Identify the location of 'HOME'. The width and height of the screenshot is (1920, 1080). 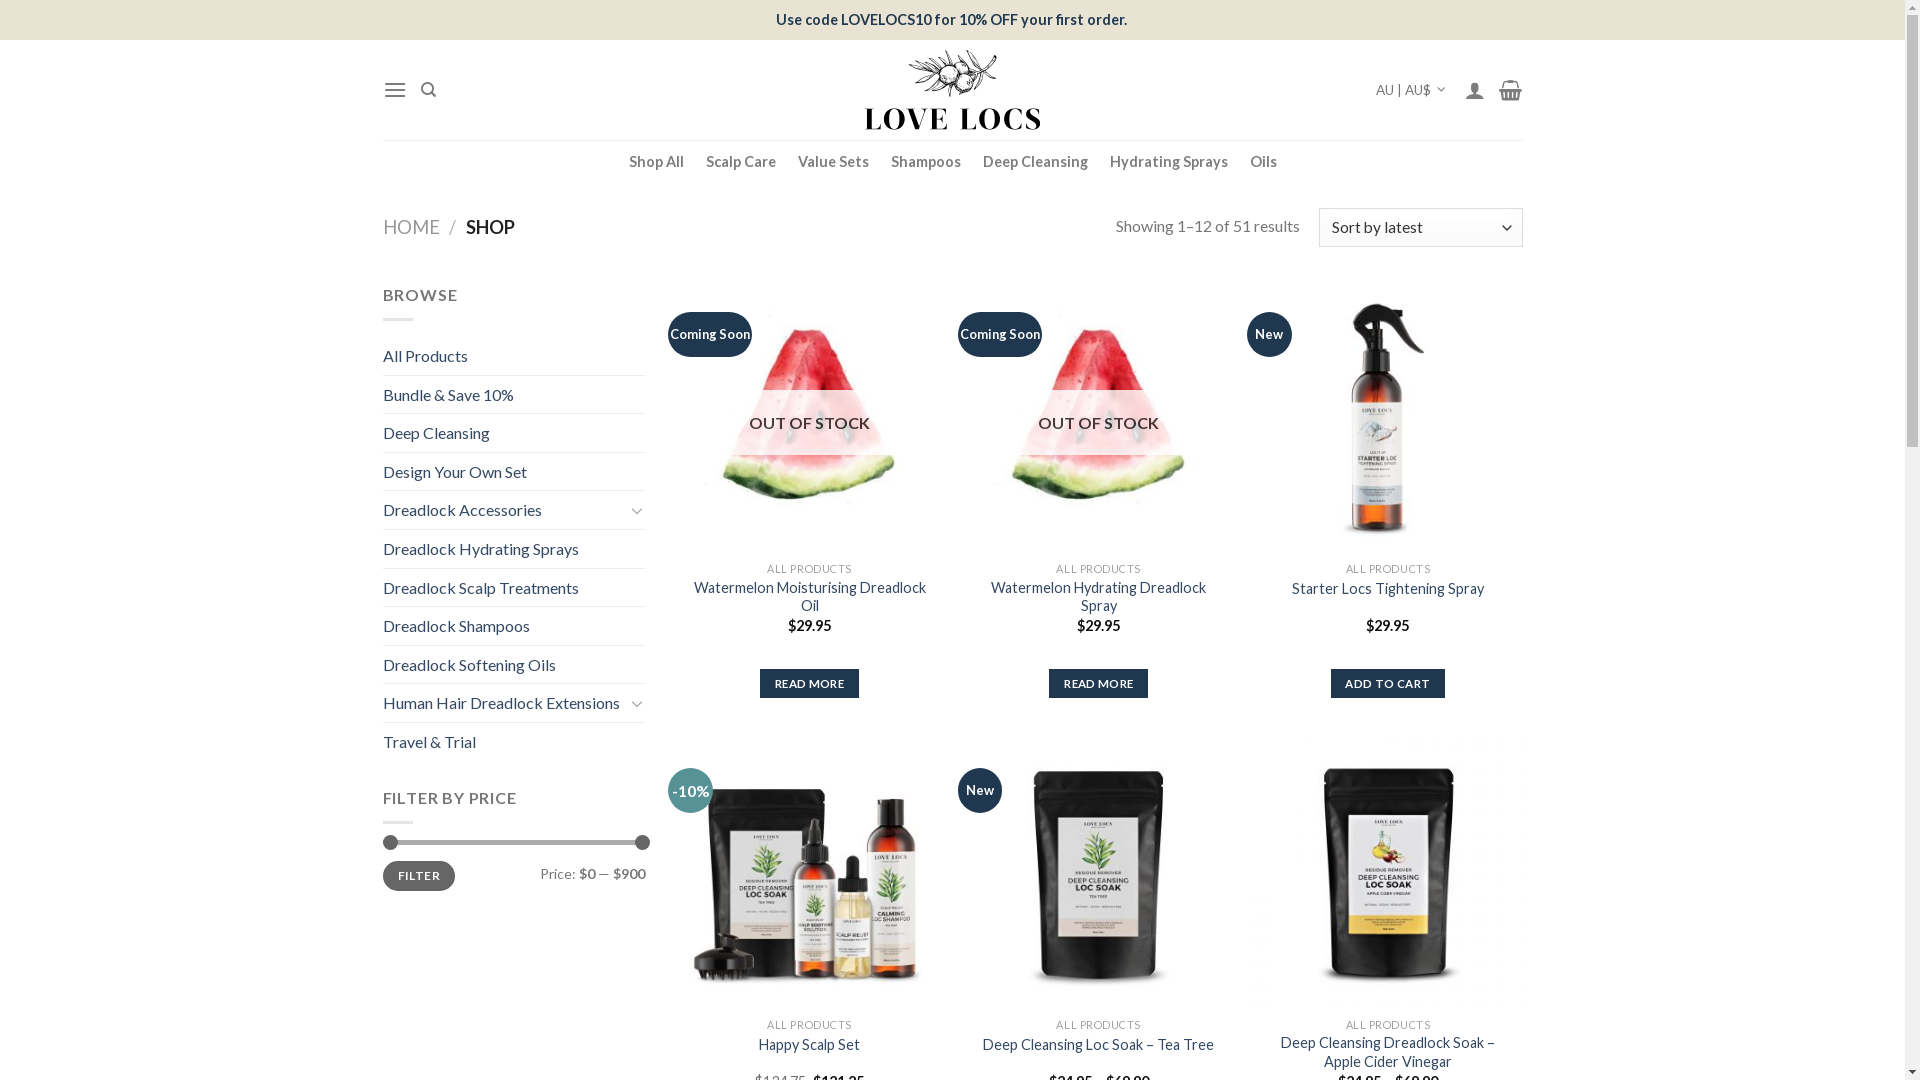
(382, 226).